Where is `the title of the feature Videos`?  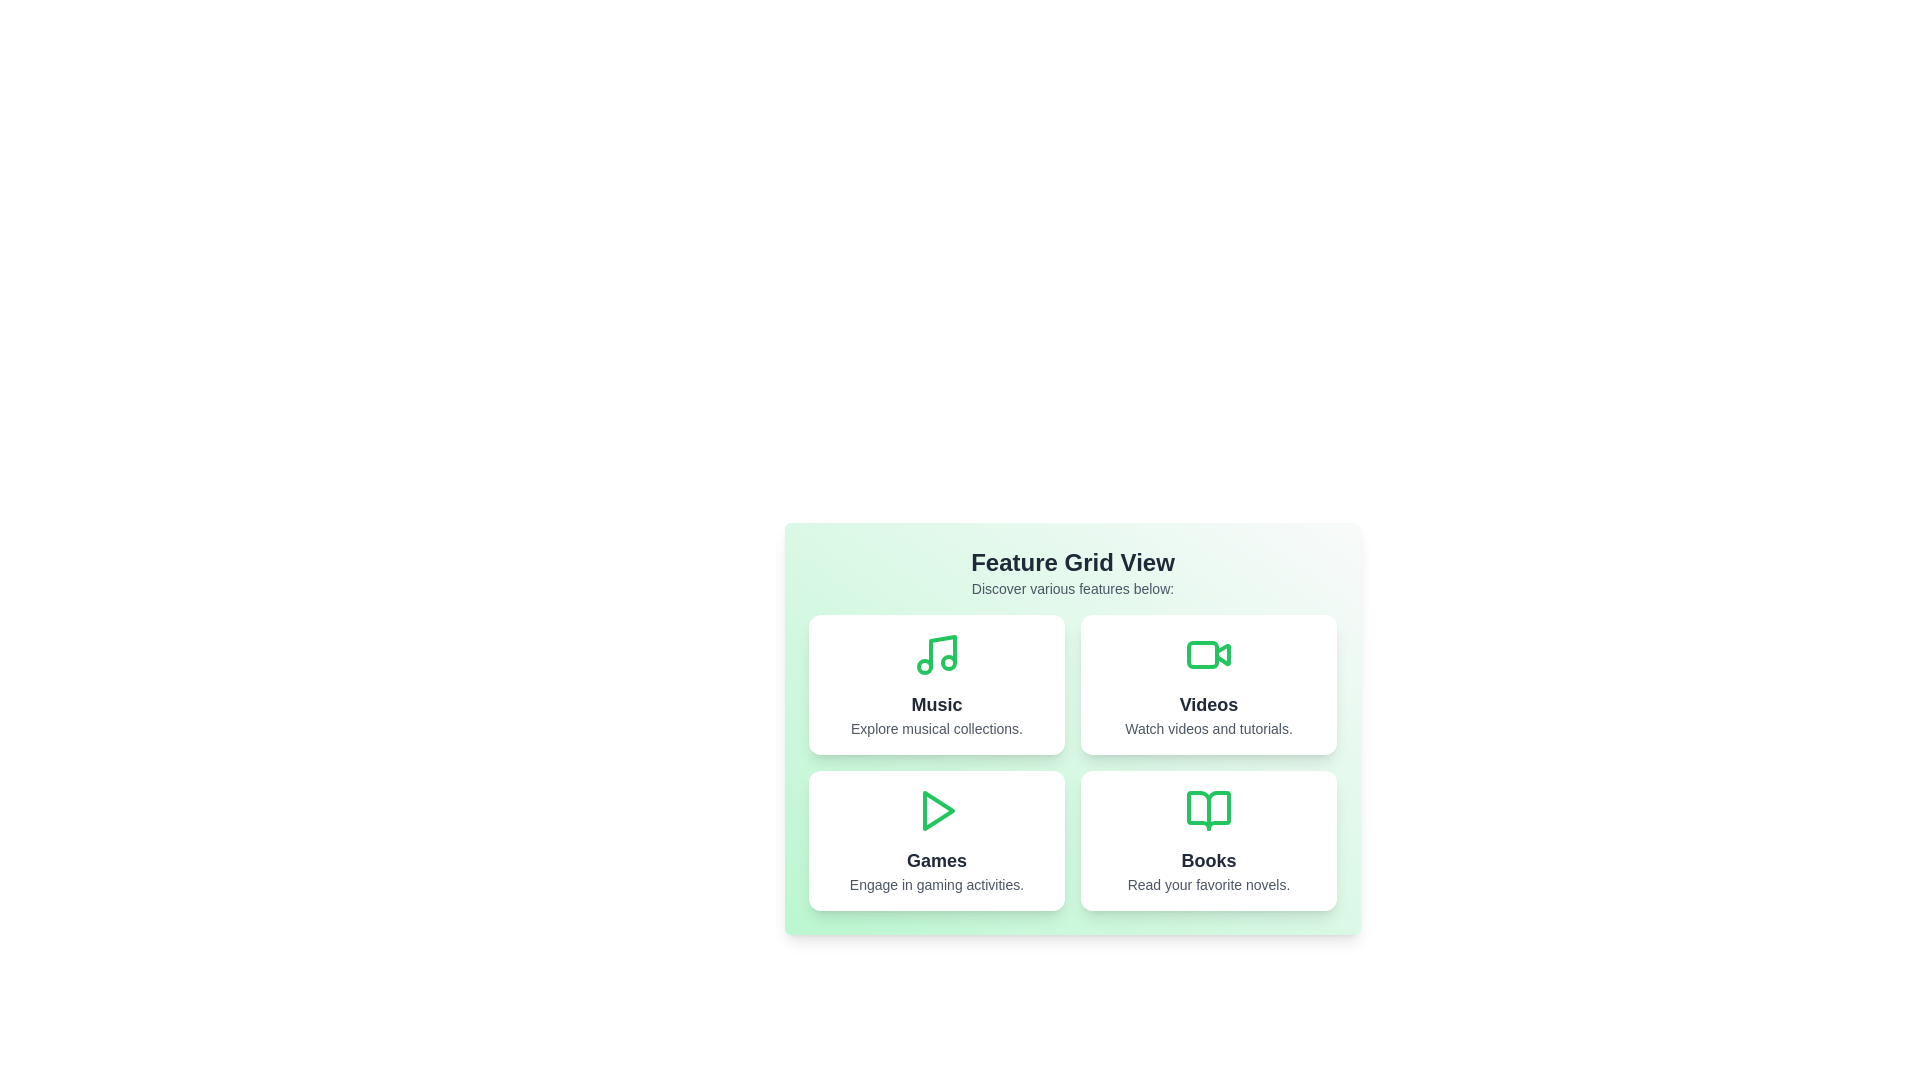
the title of the feature Videos is located at coordinates (1208, 704).